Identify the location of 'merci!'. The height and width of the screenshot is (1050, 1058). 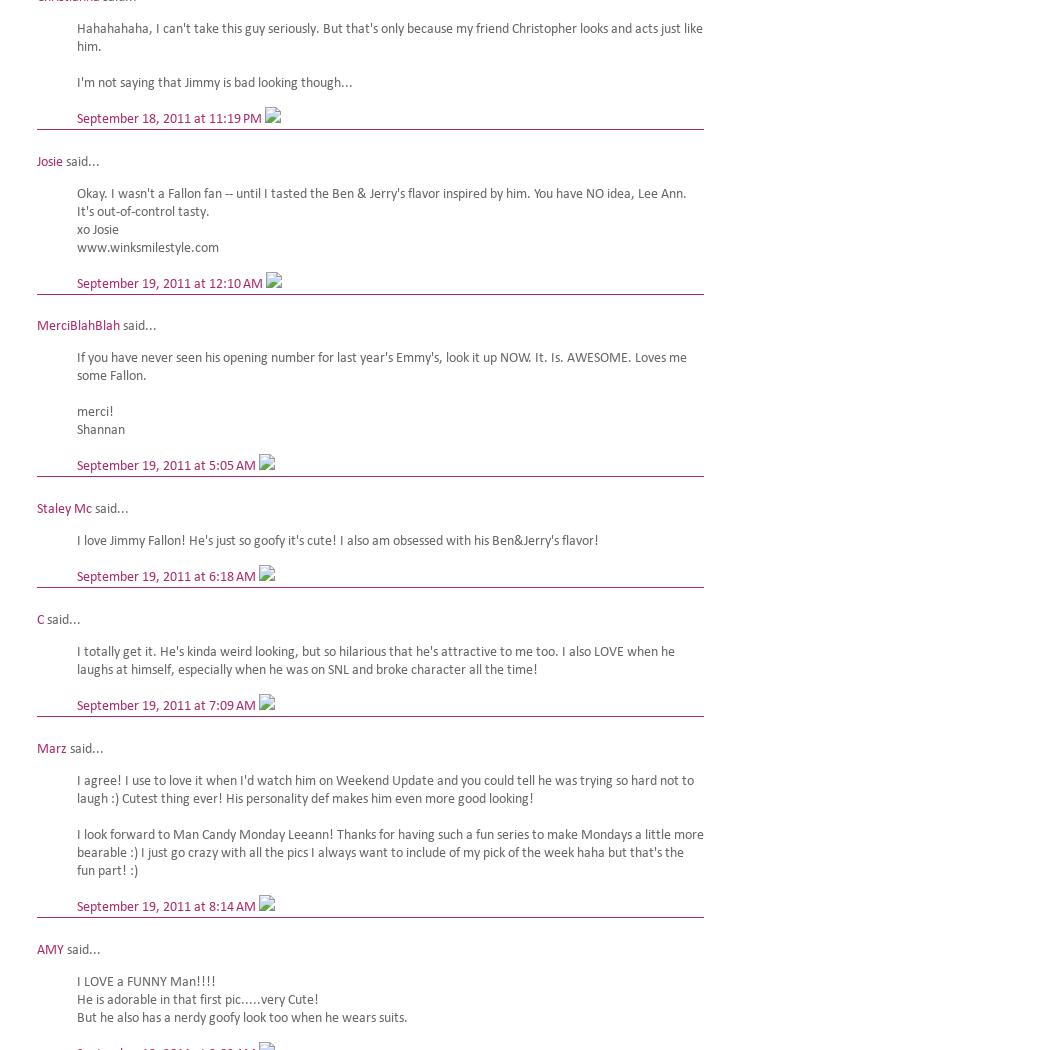
(94, 412).